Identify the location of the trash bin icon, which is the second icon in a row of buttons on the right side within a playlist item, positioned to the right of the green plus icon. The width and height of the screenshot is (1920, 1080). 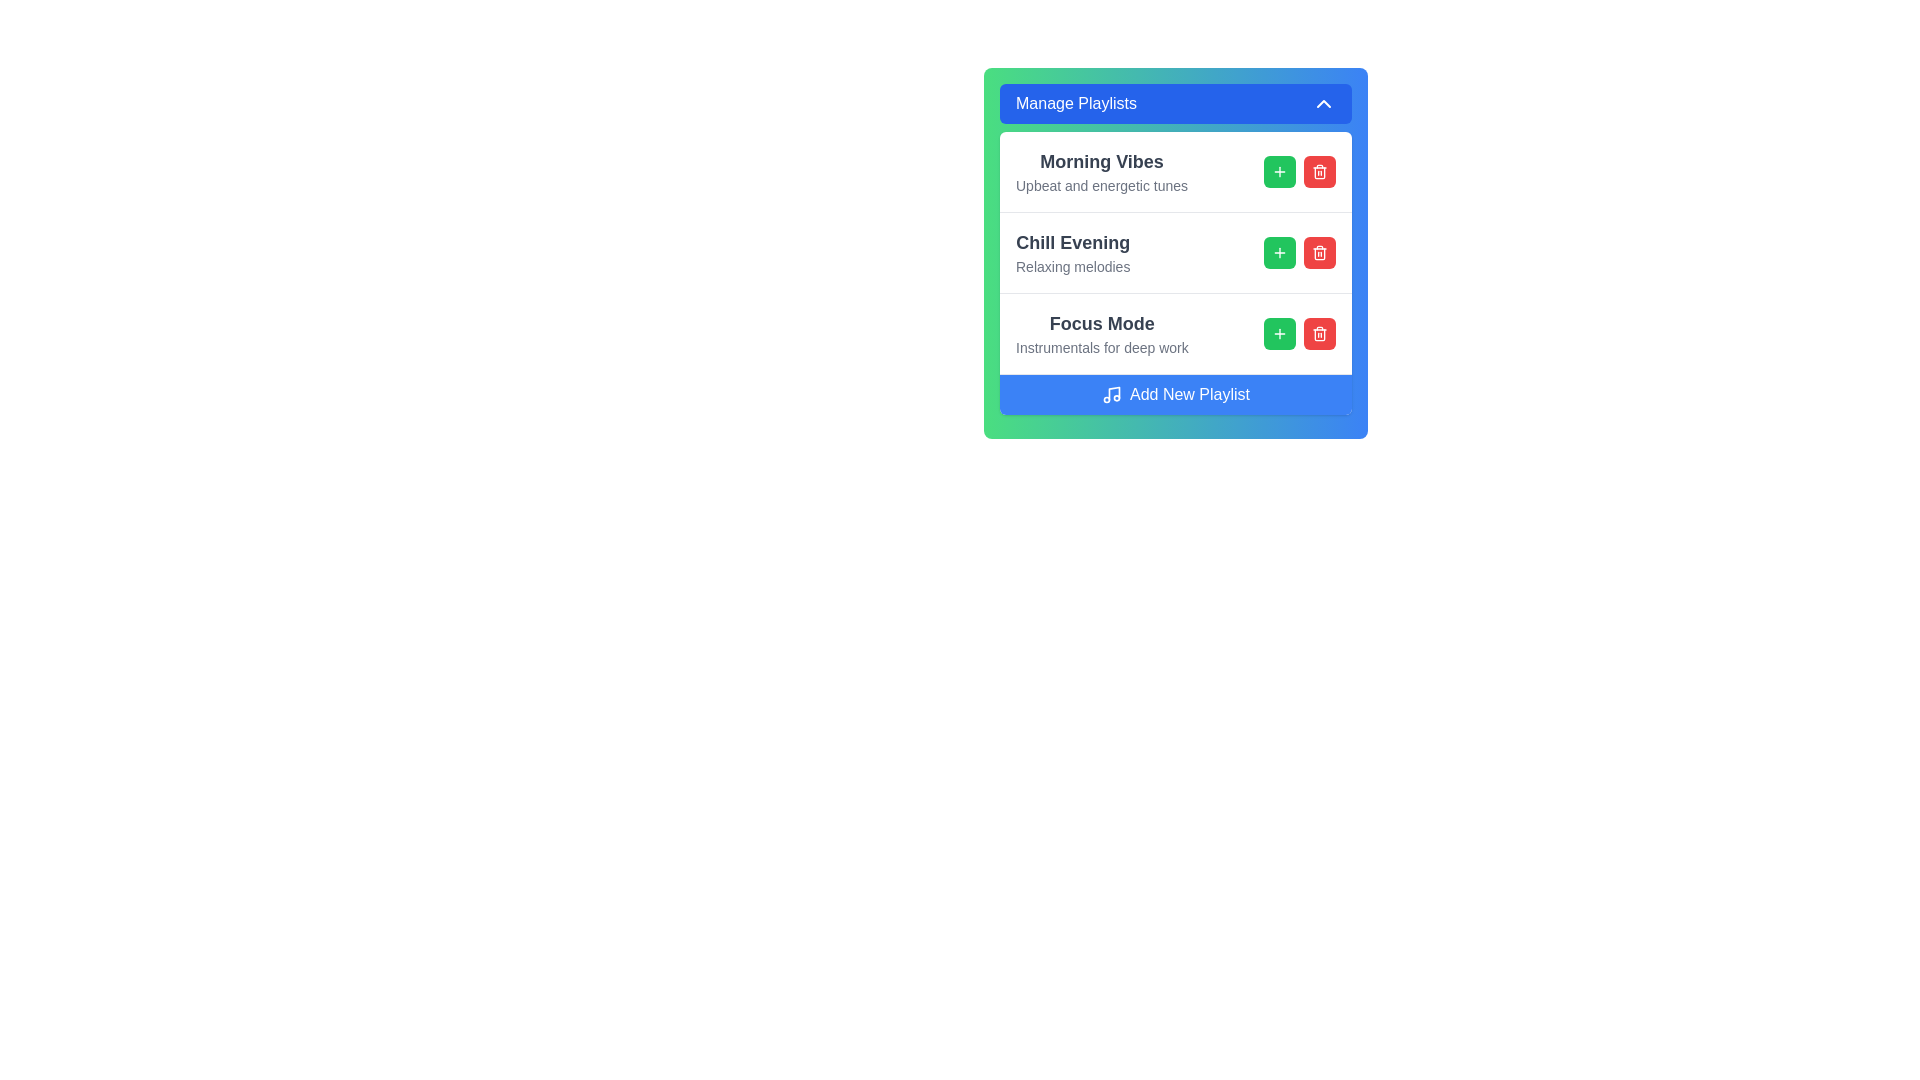
(1320, 334).